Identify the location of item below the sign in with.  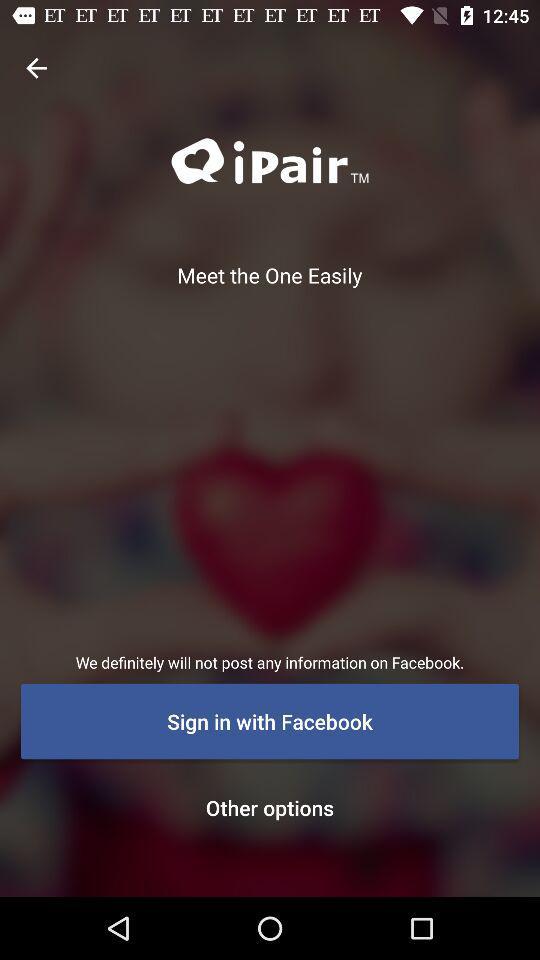
(270, 807).